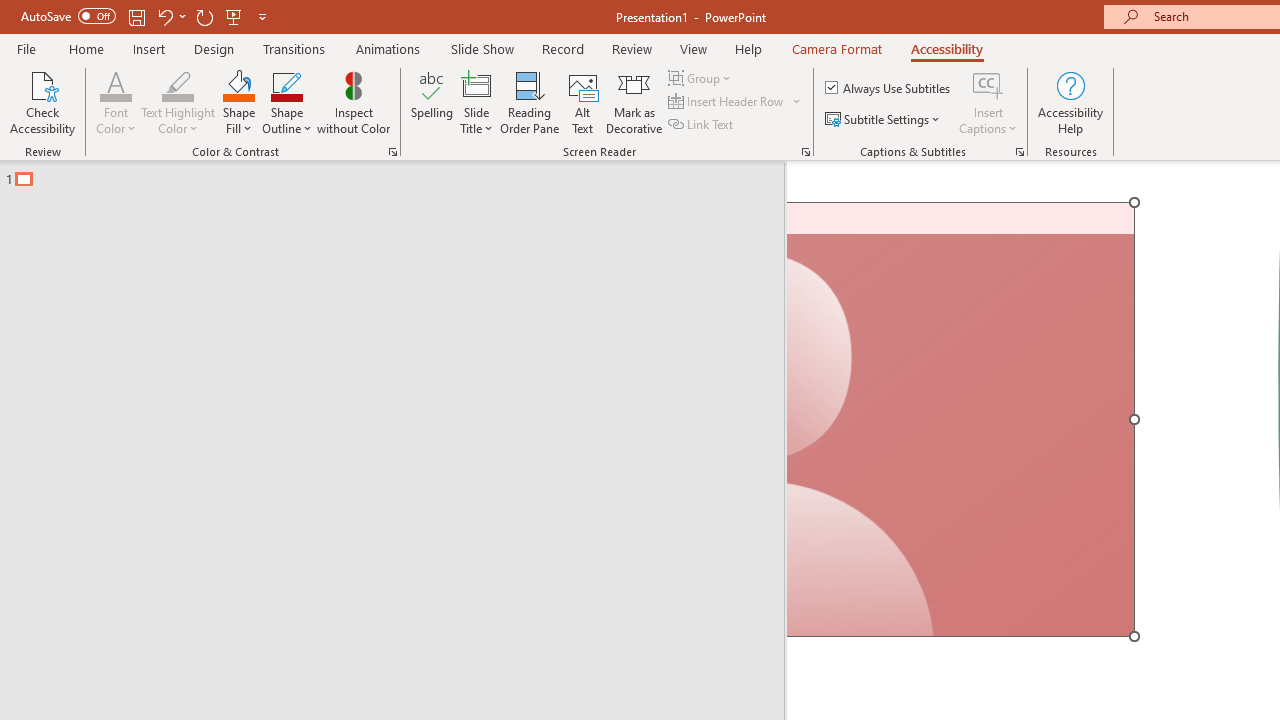 This screenshot has width=1280, height=720. What do you see at coordinates (529, 103) in the screenshot?
I see `'Reading Order Pane'` at bounding box center [529, 103].